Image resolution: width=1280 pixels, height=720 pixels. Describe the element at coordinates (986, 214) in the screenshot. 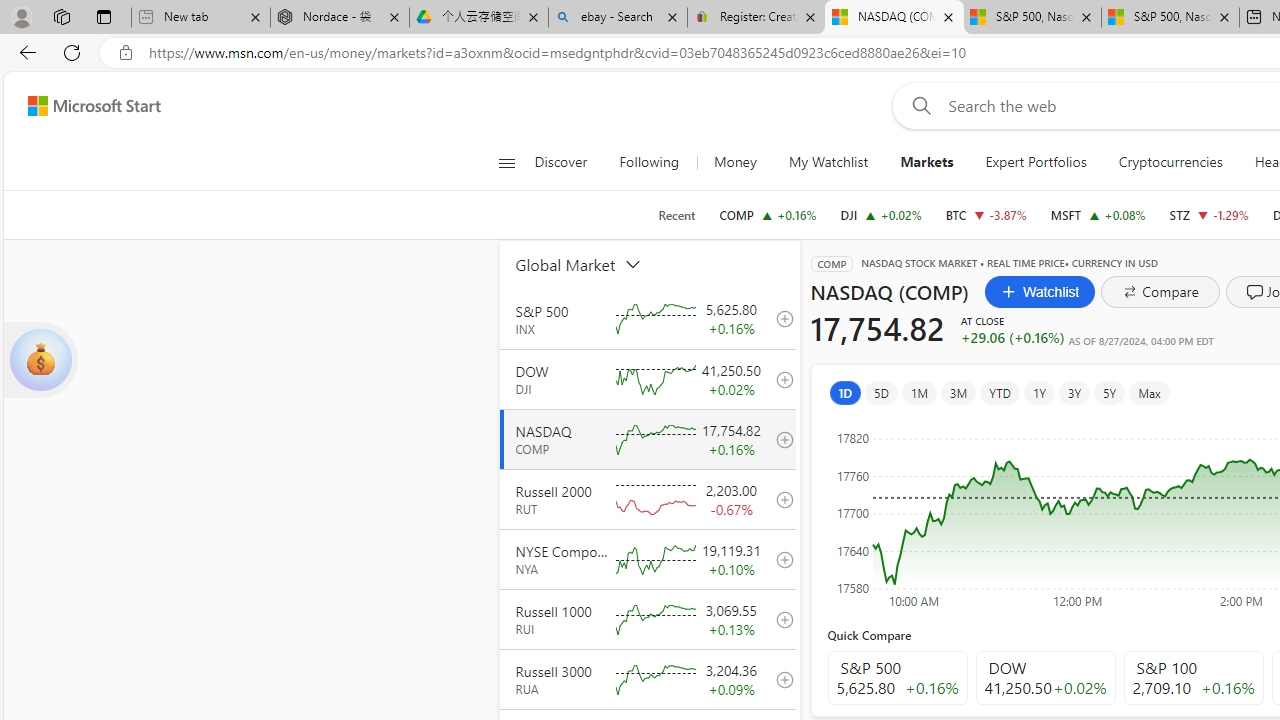

I see `'BTC Bitcoin decrease 60,043.79 -2,323.69 -3.87%'` at that location.